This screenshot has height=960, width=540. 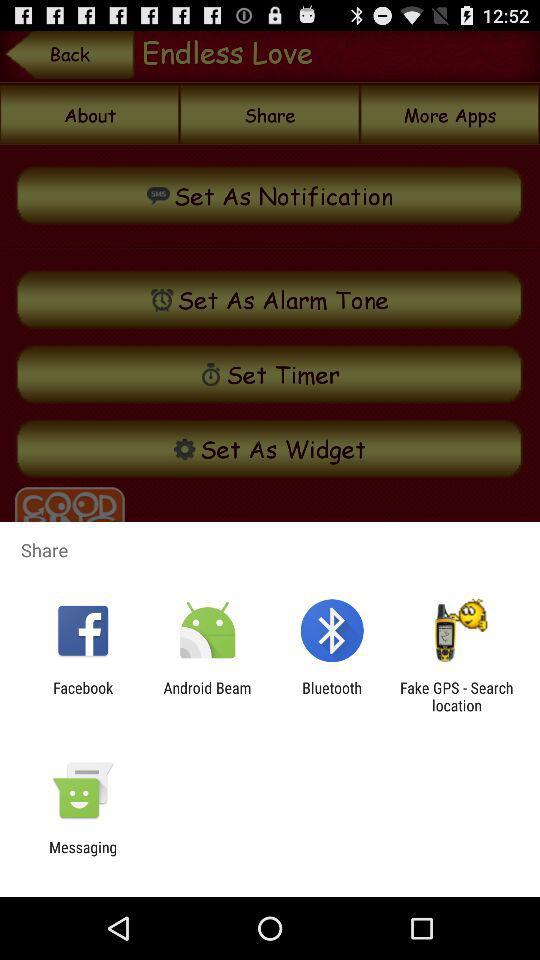 I want to click on the app to the right of android beam, so click(x=332, y=696).